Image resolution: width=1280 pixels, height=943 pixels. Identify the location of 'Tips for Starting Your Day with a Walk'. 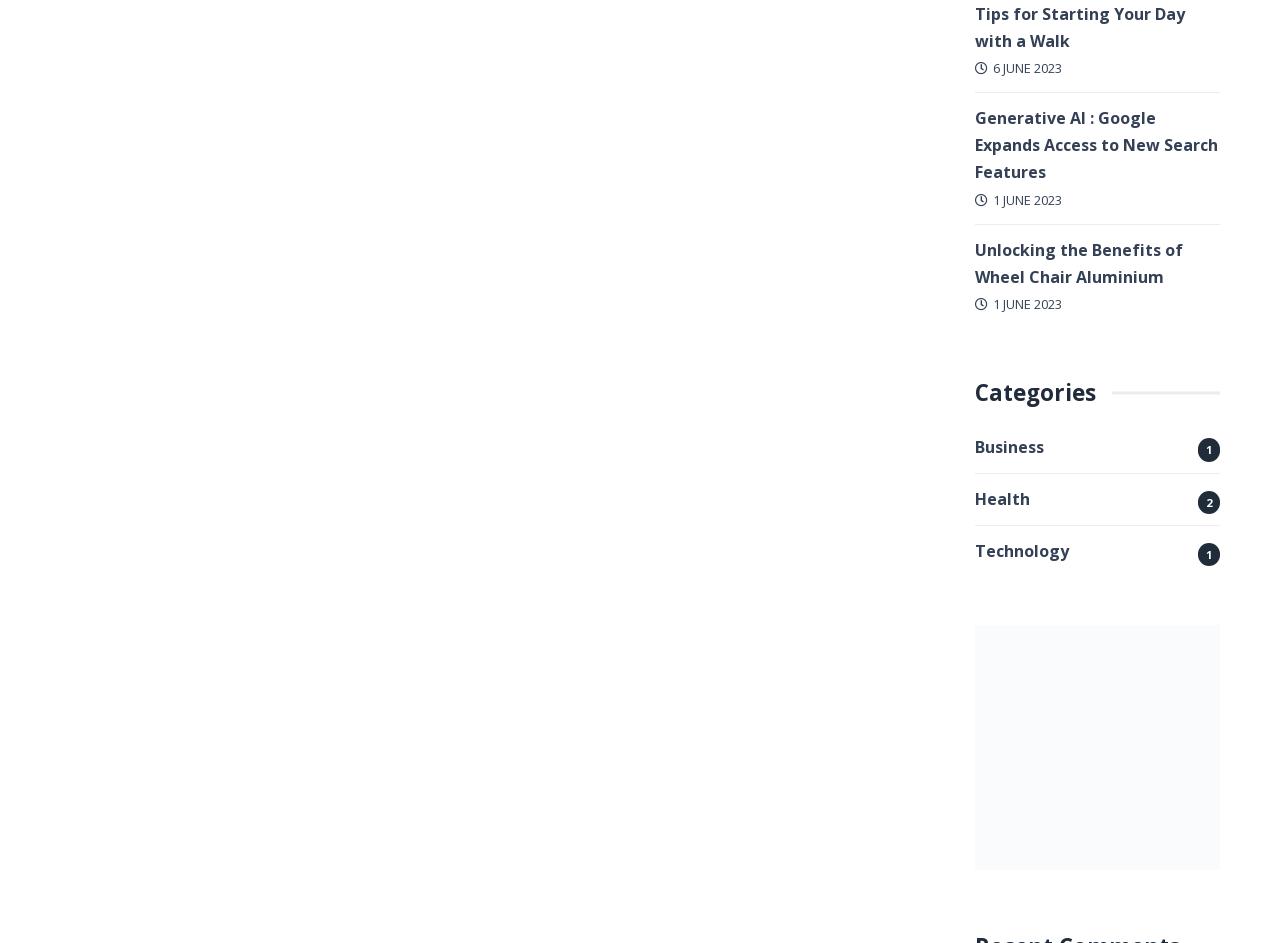
(1079, 26).